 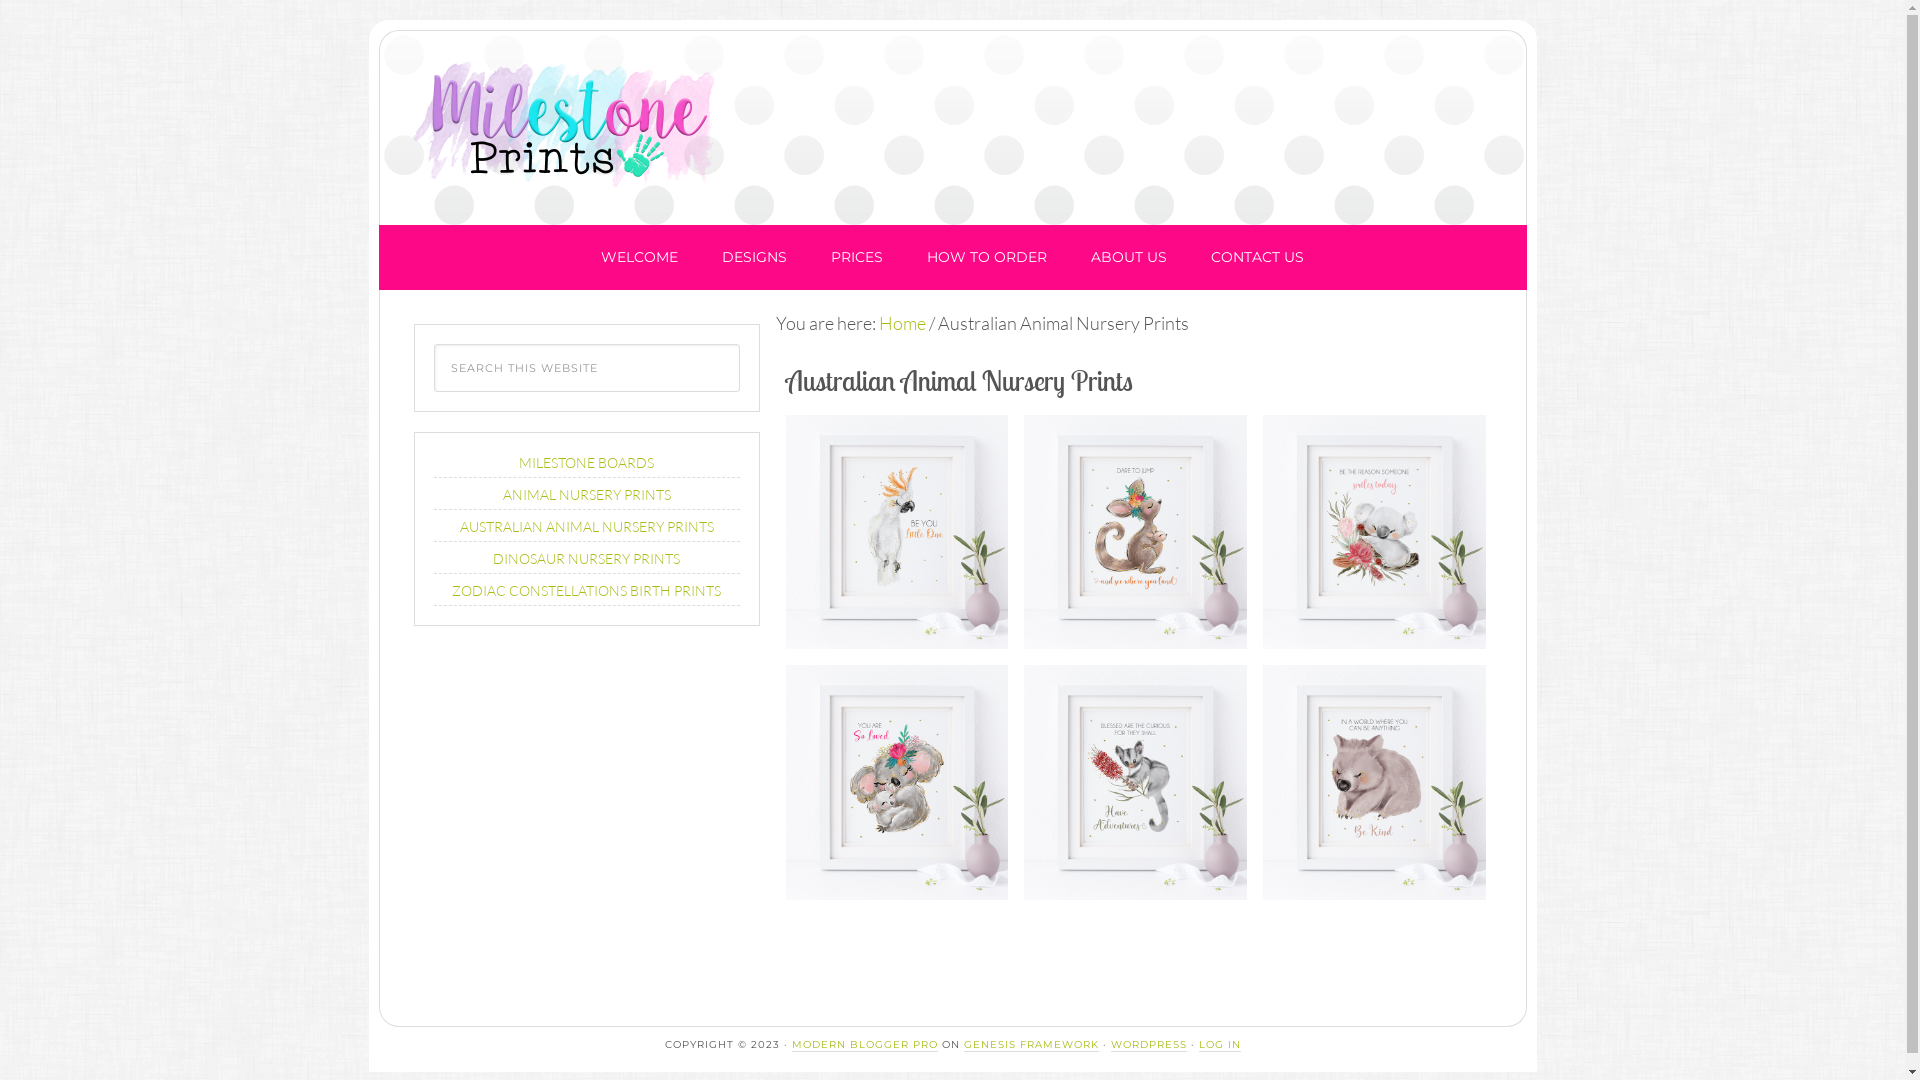 I want to click on 'LOG IN', so click(x=1218, y=1044).